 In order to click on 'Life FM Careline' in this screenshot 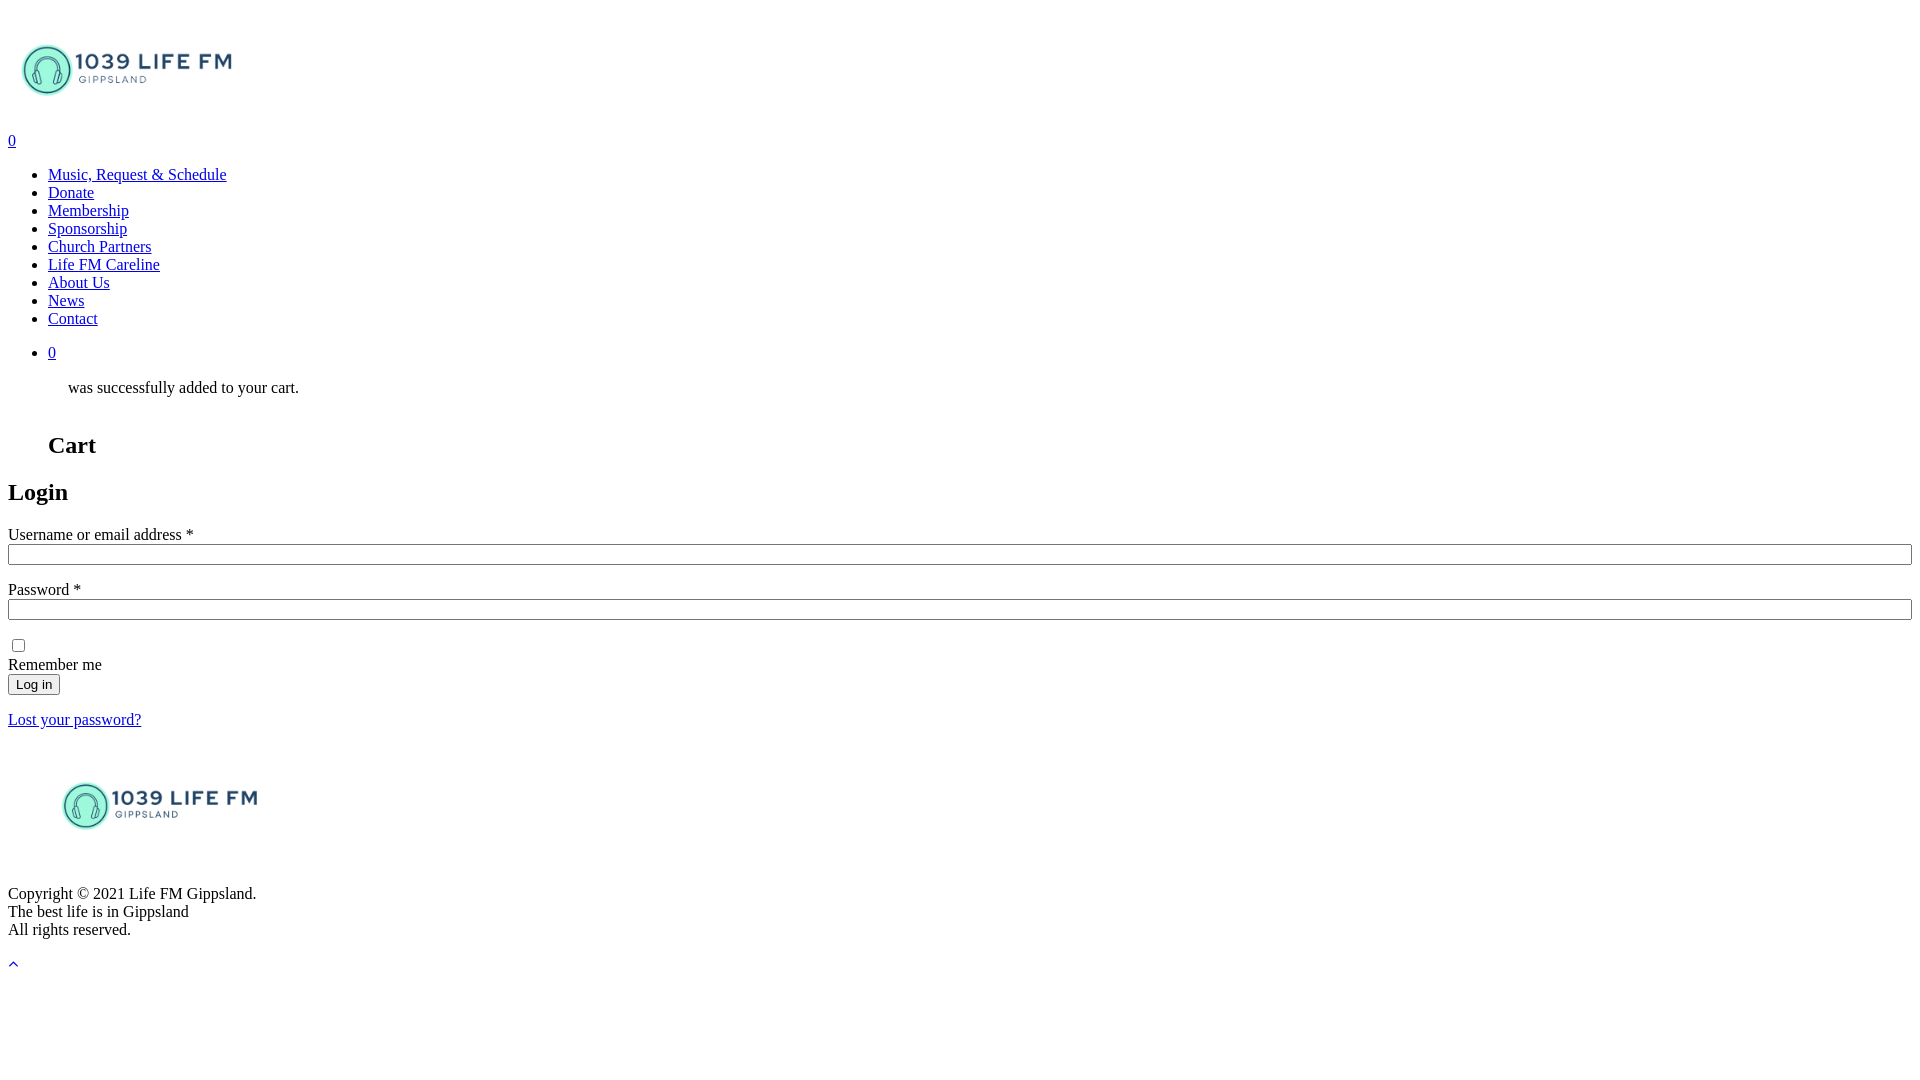, I will do `click(48, 263)`.